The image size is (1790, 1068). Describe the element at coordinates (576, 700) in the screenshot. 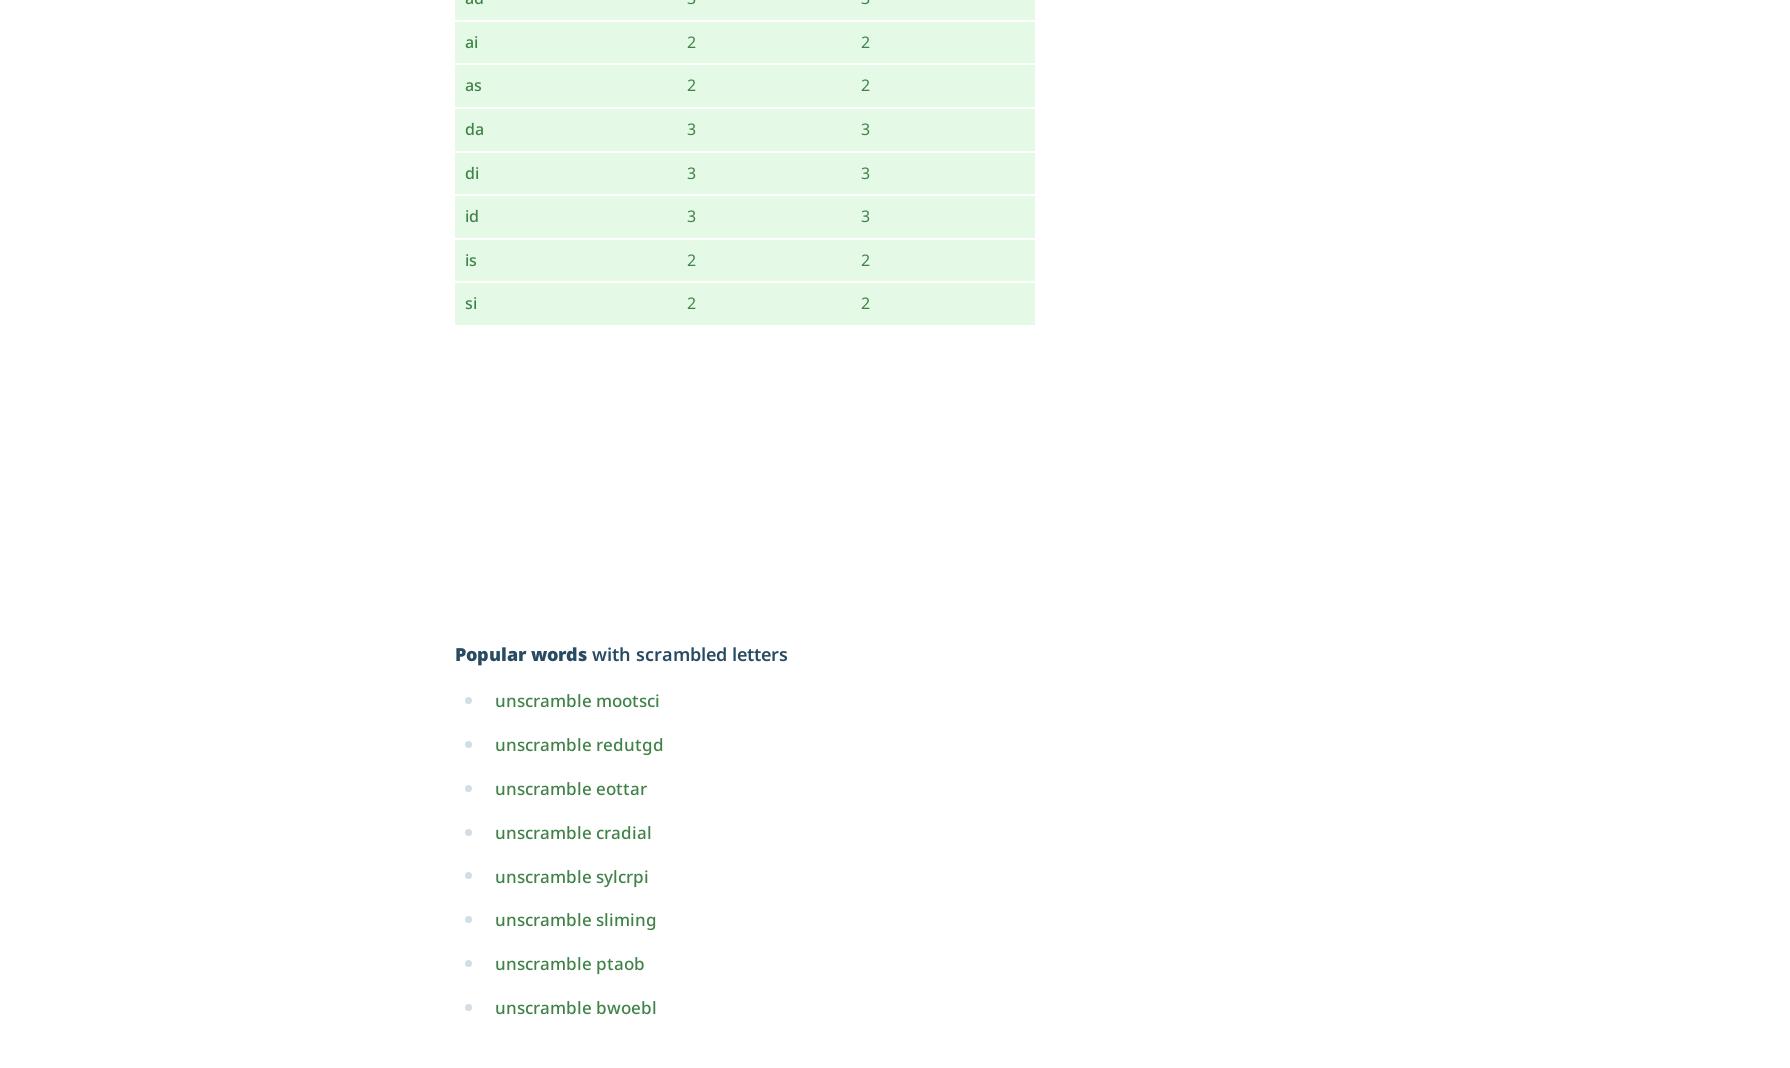

I see `'unscramble mootsci'` at that location.